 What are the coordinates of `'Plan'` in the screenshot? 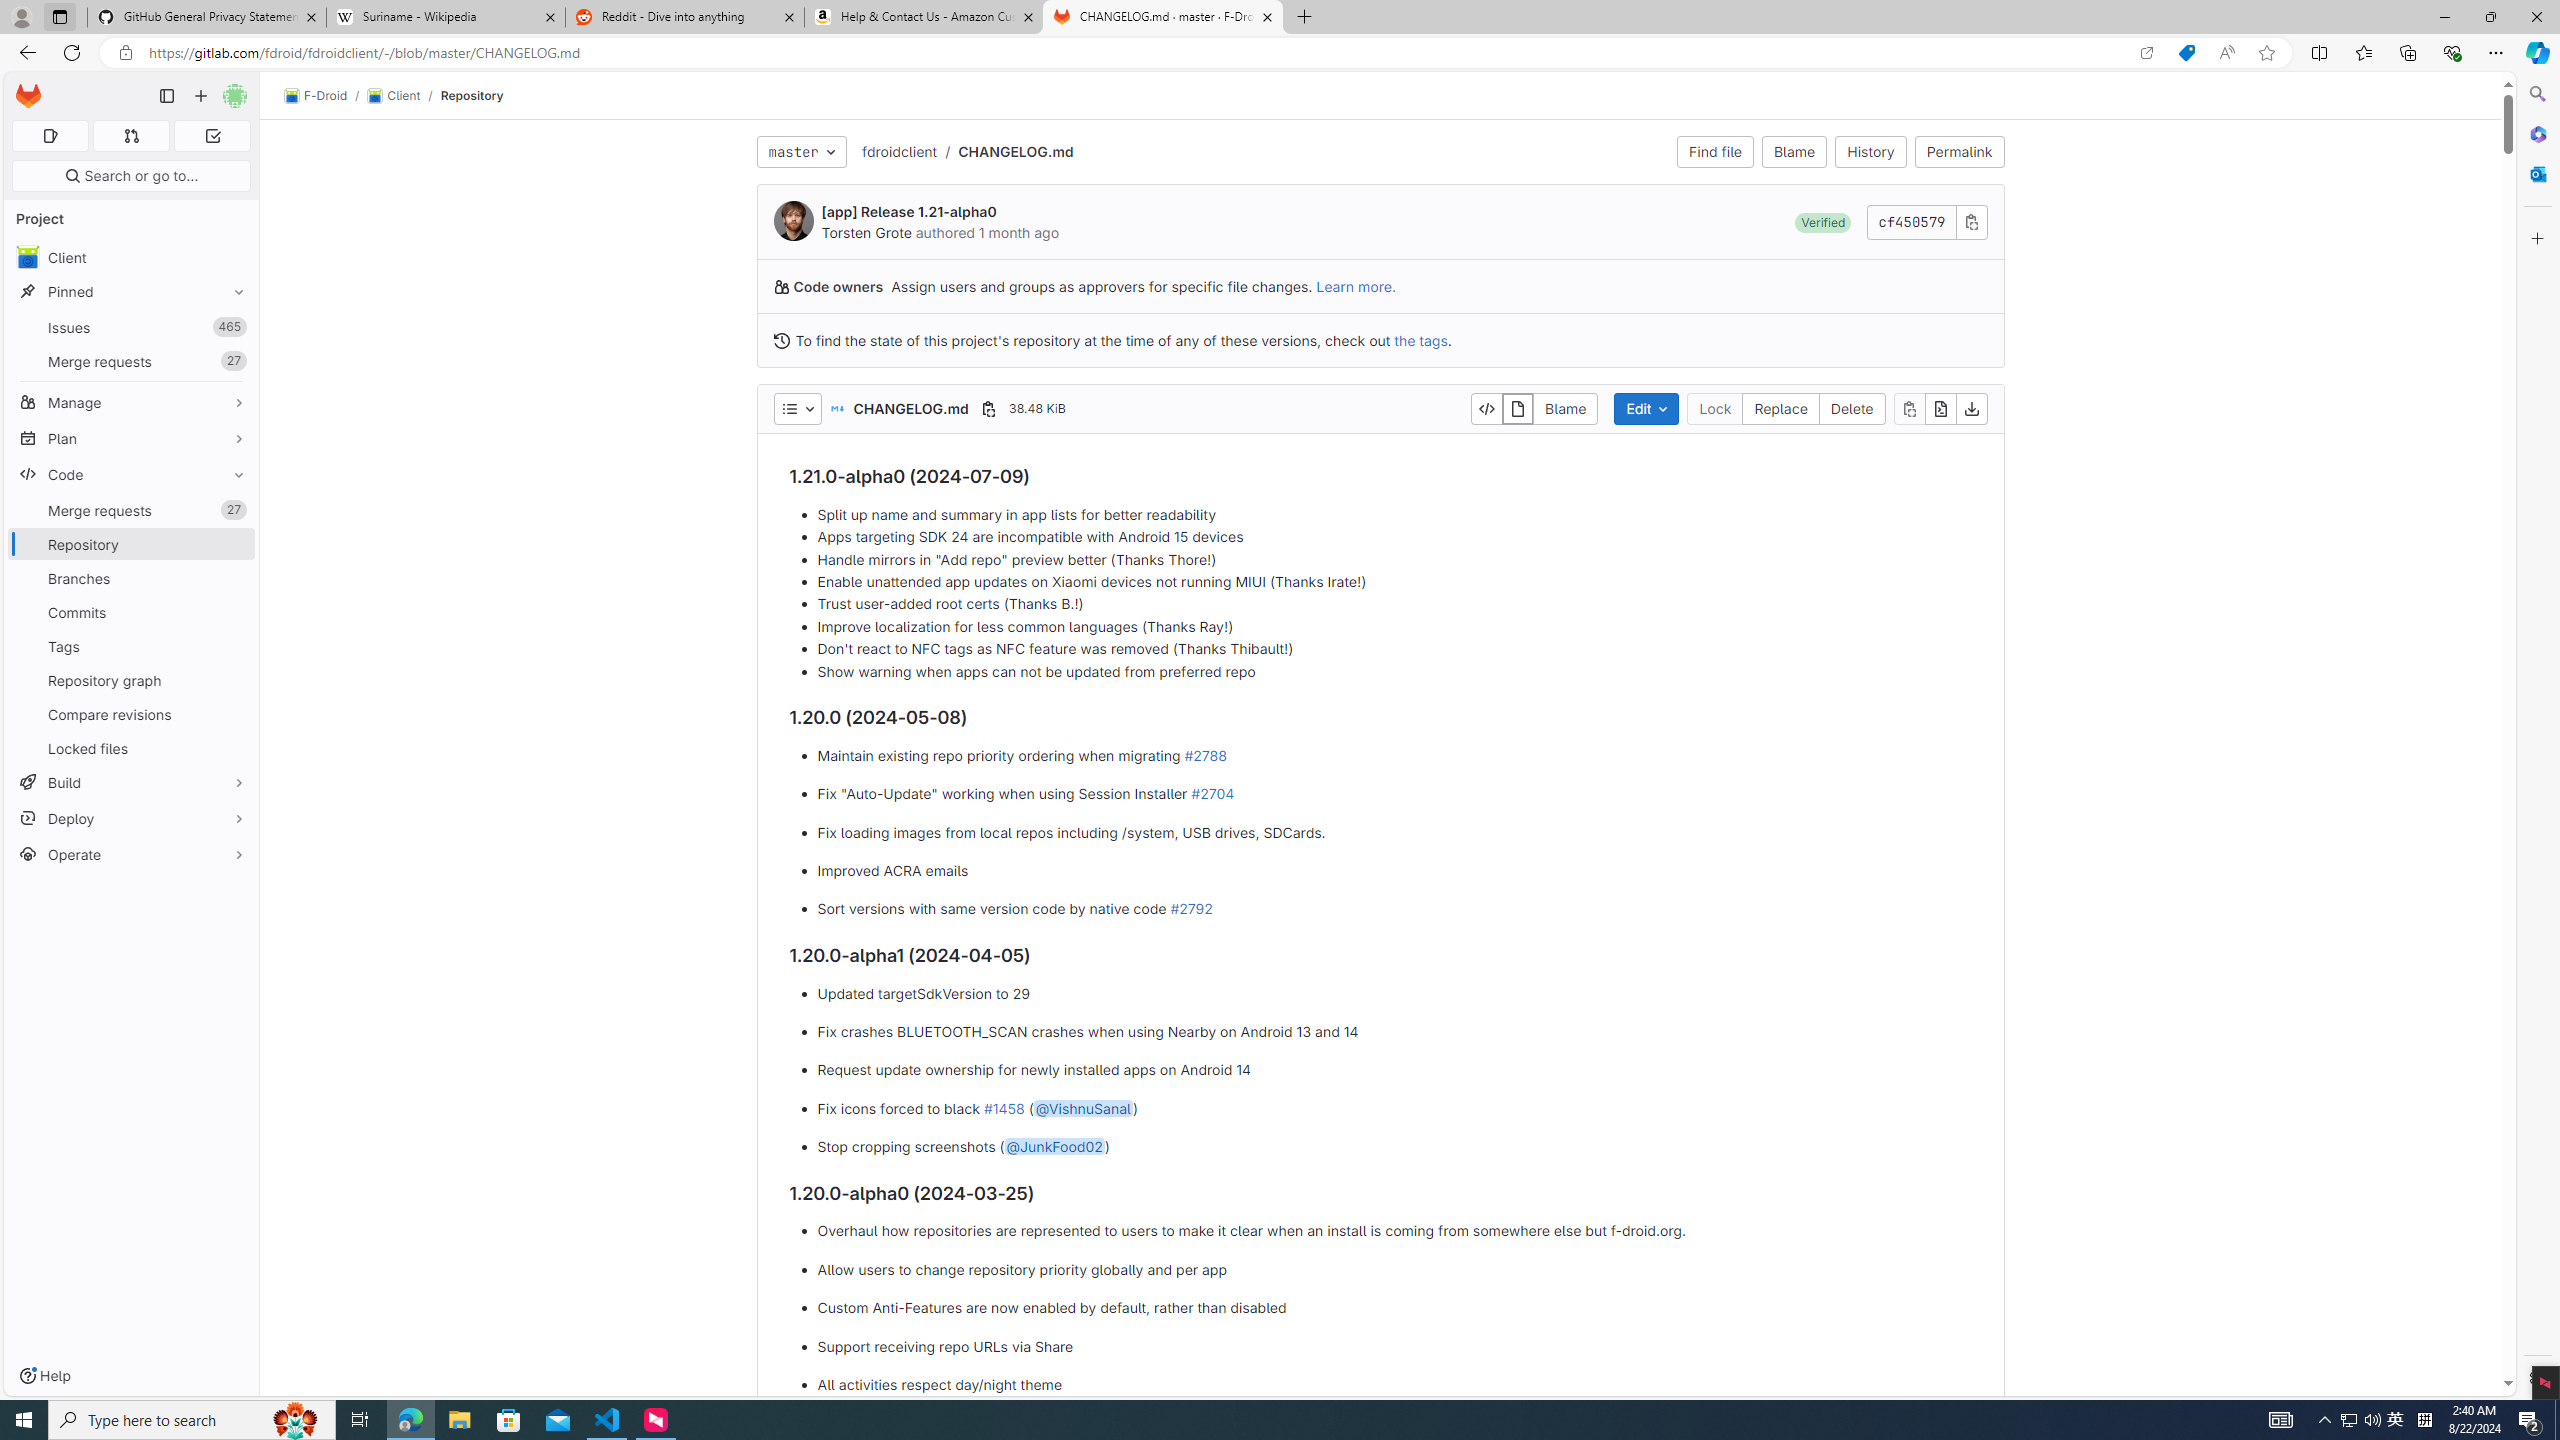 It's located at (130, 437).